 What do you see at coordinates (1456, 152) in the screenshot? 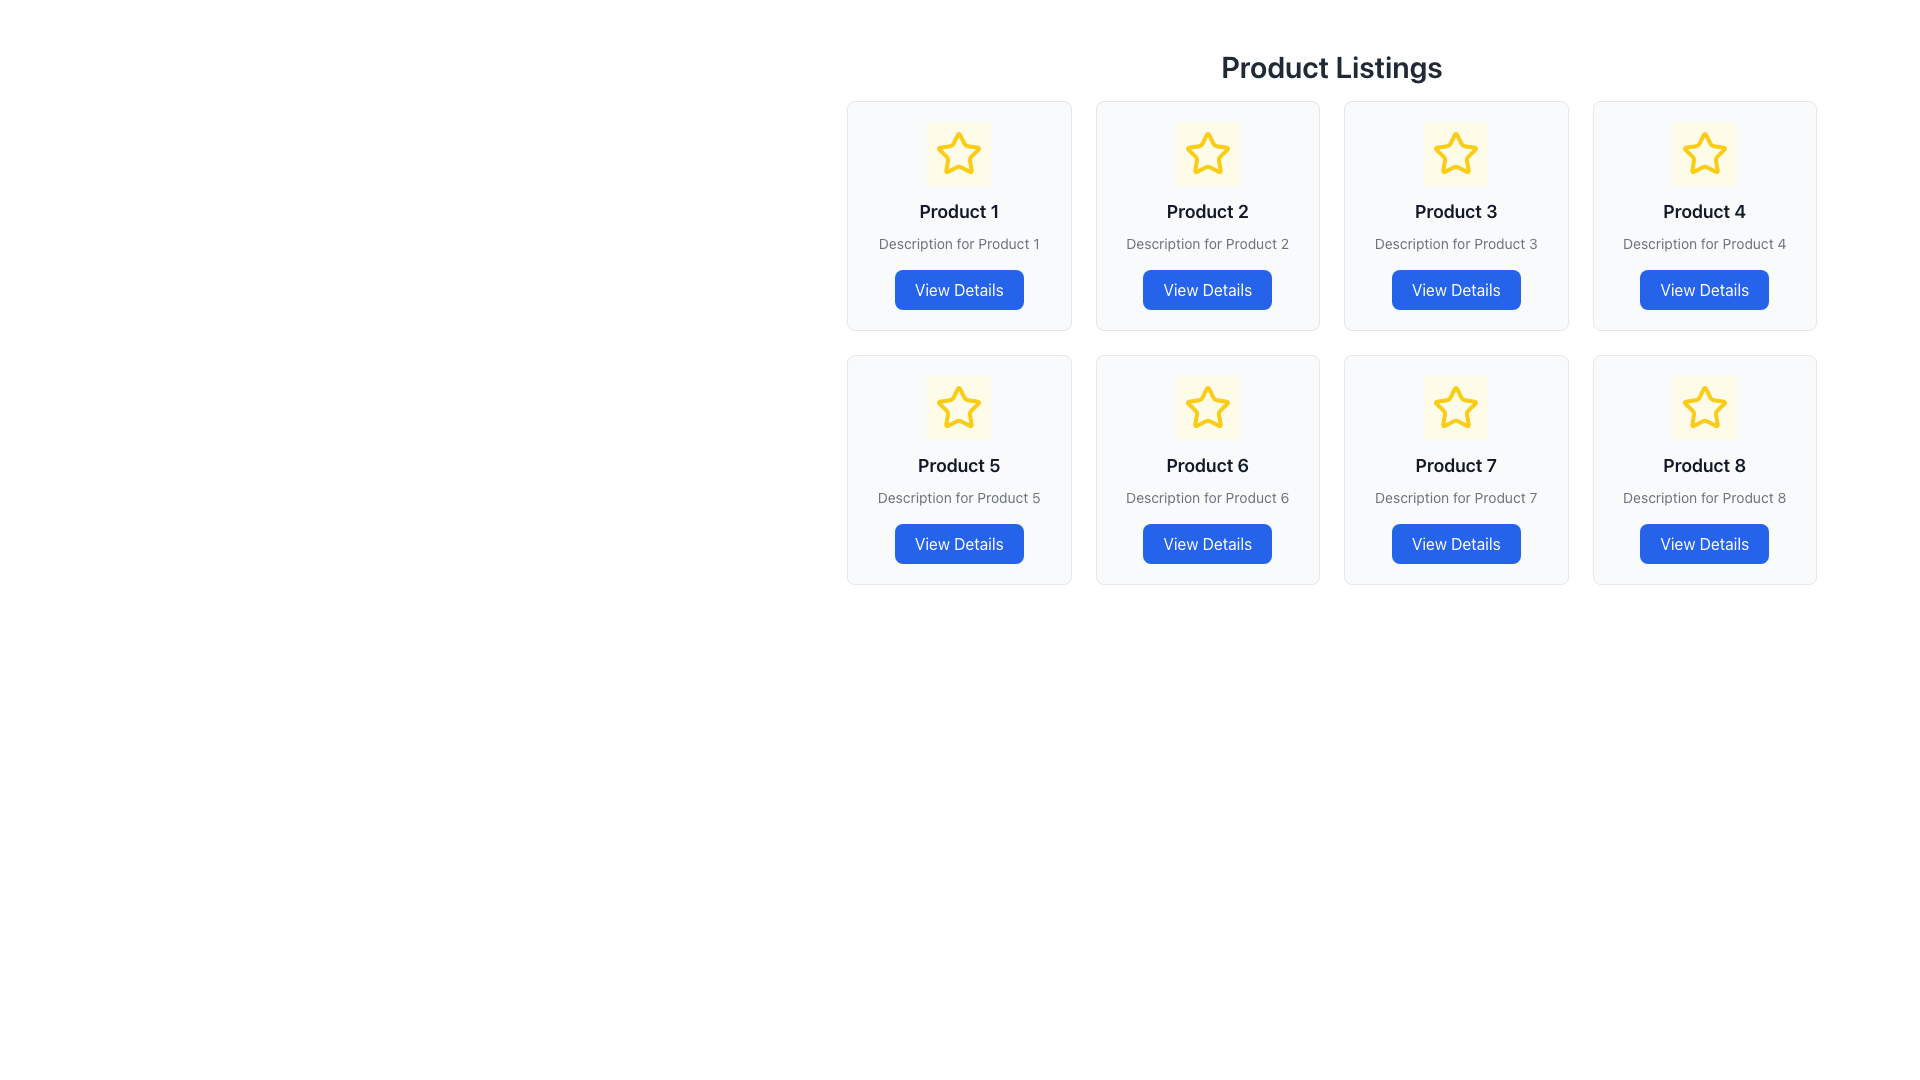
I see `the star icon representing the rating mechanism for 'Product 3', located in the first row and third column of the product grid, directly above the 'View Details' button` at bounding box center [1456, 152].